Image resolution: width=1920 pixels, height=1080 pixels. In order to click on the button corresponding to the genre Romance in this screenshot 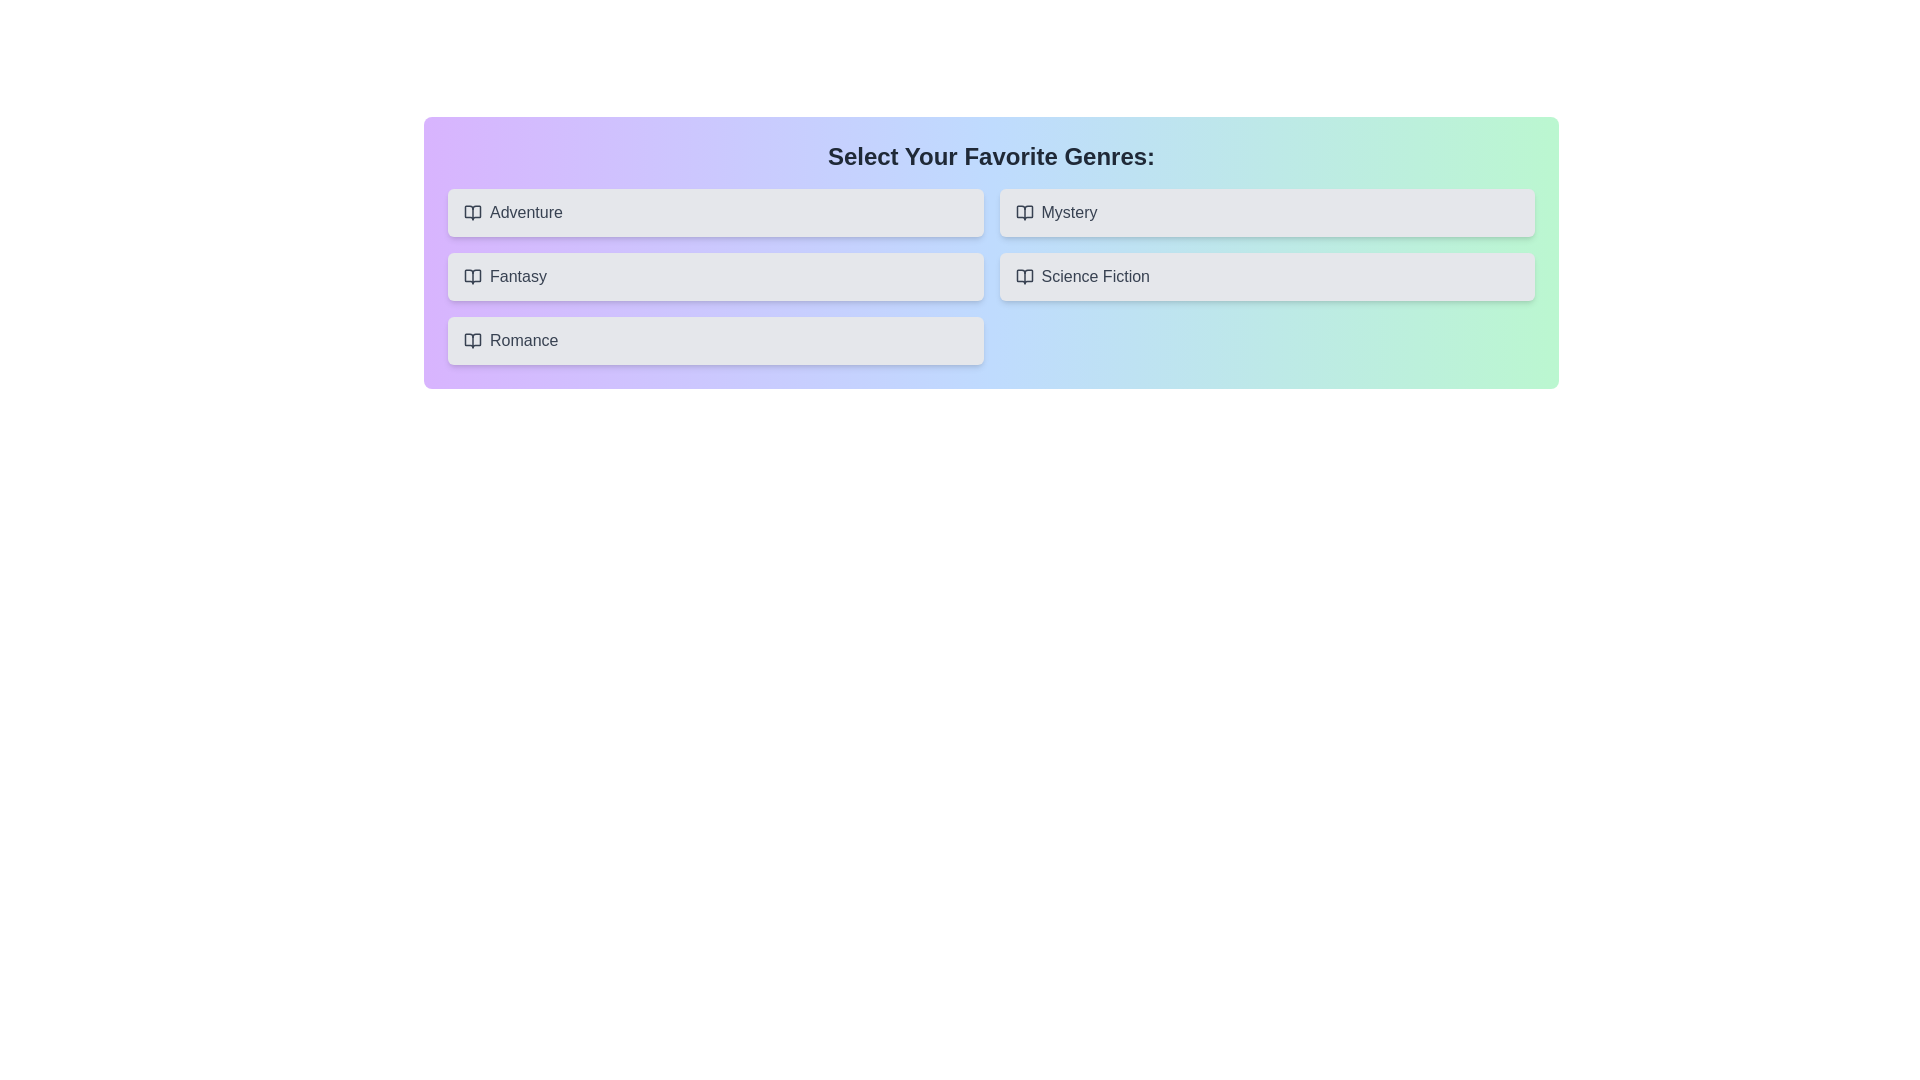, I will do `click(715, 339)`.